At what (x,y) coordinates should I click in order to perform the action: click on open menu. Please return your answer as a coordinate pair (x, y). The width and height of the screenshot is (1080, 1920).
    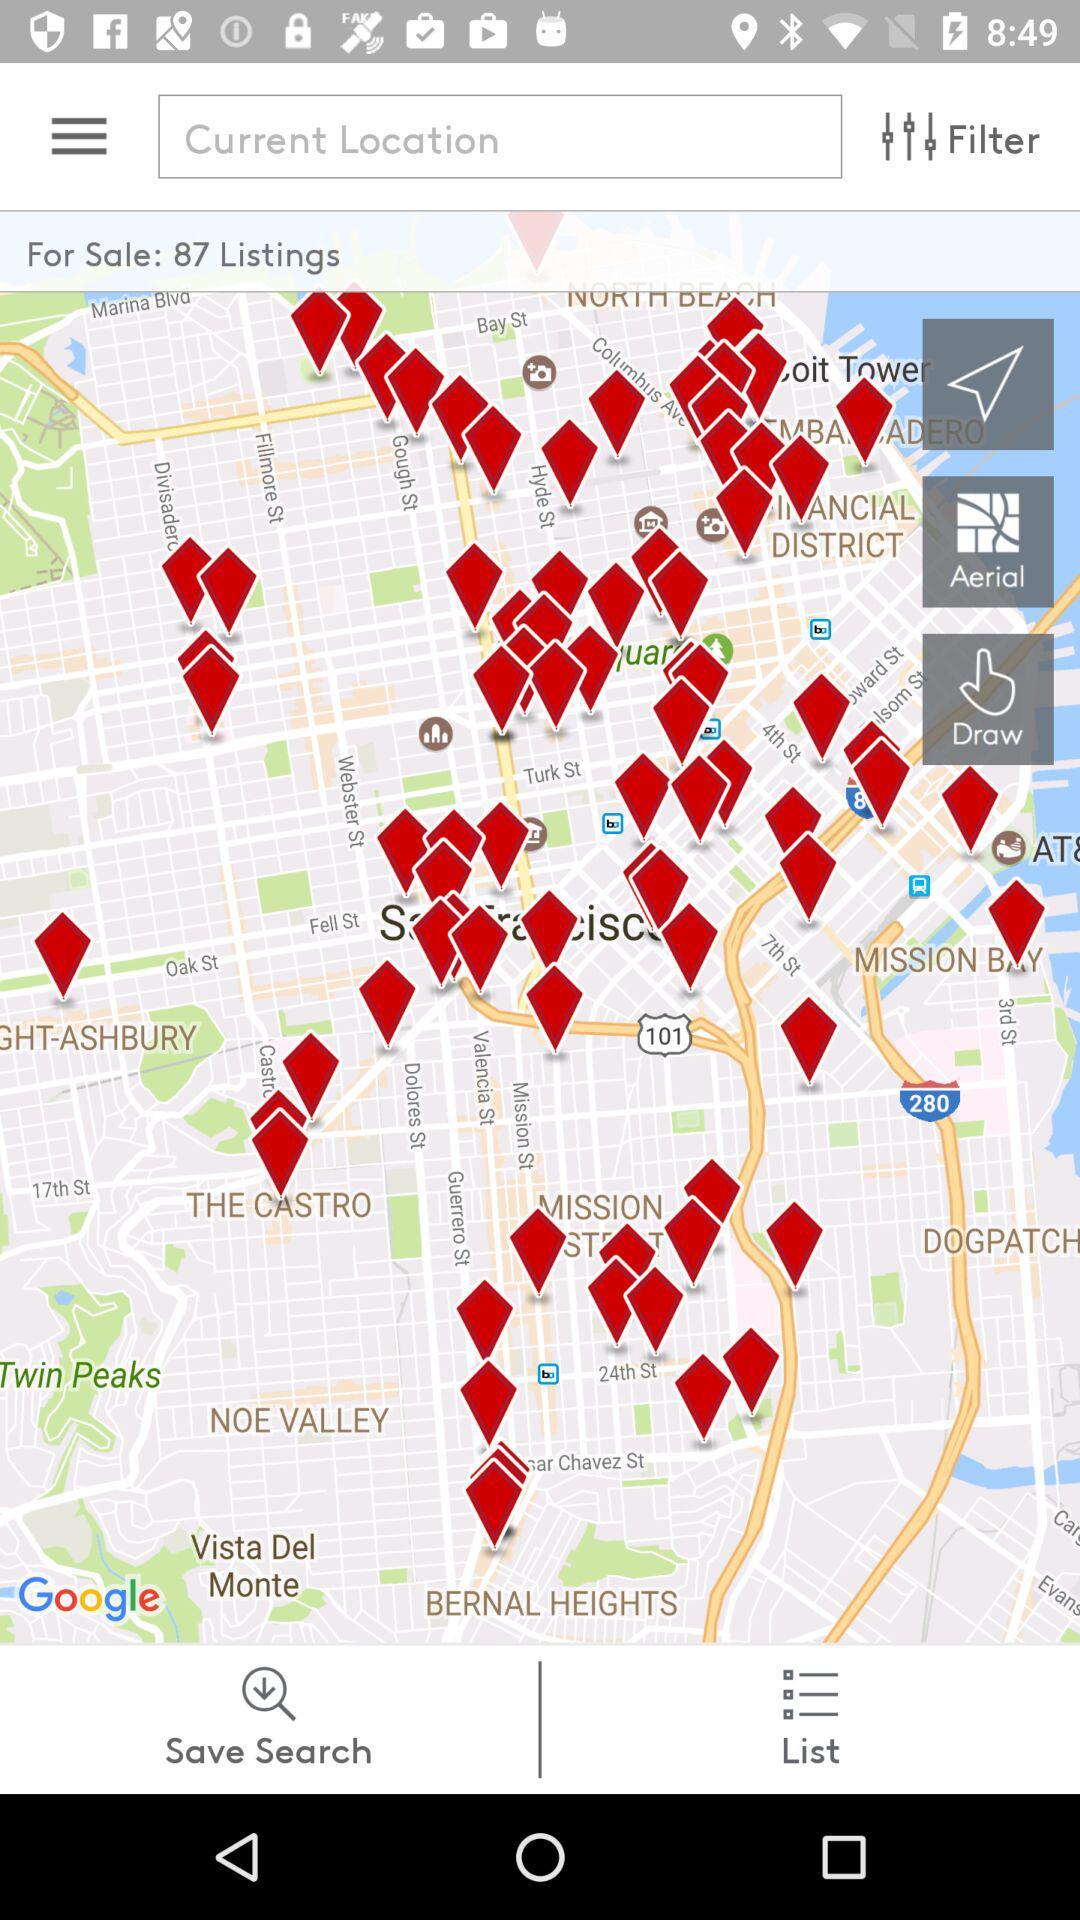
    Looking at the image, I should click on (78, 135).